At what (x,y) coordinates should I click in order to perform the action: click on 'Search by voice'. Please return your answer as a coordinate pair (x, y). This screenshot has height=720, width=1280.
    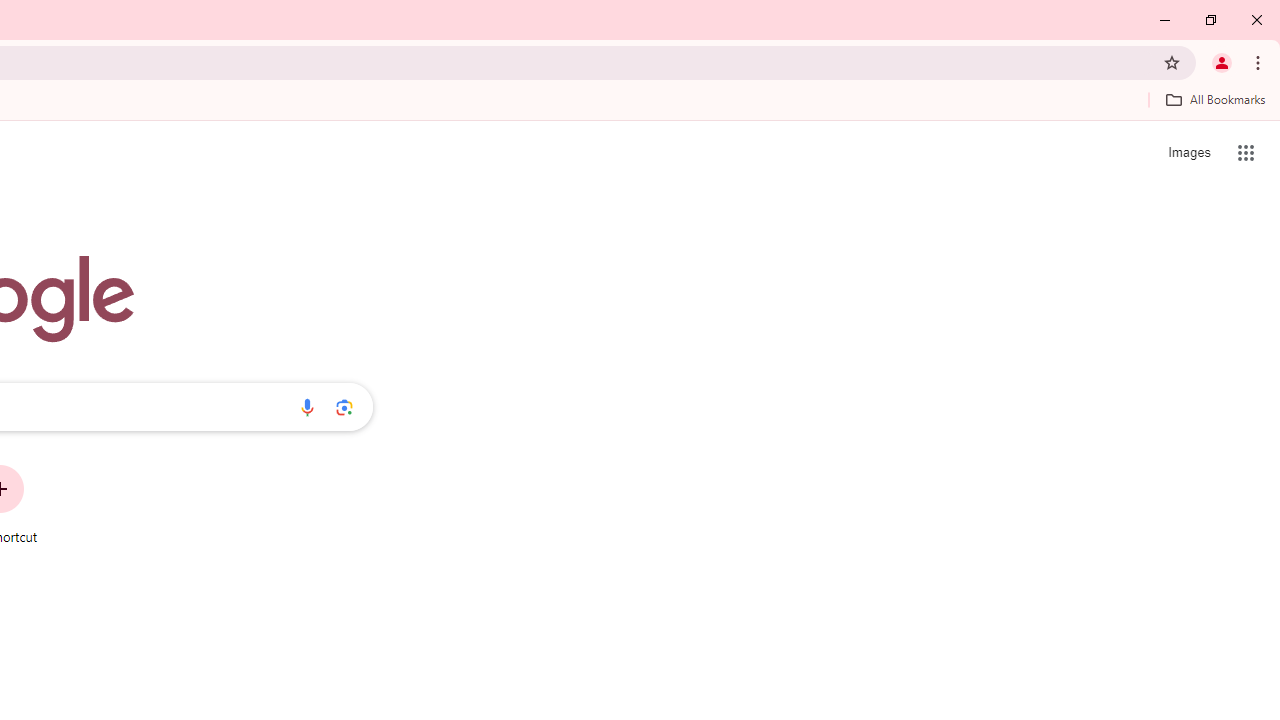
    Looking at the image, I should click on (306, 406).